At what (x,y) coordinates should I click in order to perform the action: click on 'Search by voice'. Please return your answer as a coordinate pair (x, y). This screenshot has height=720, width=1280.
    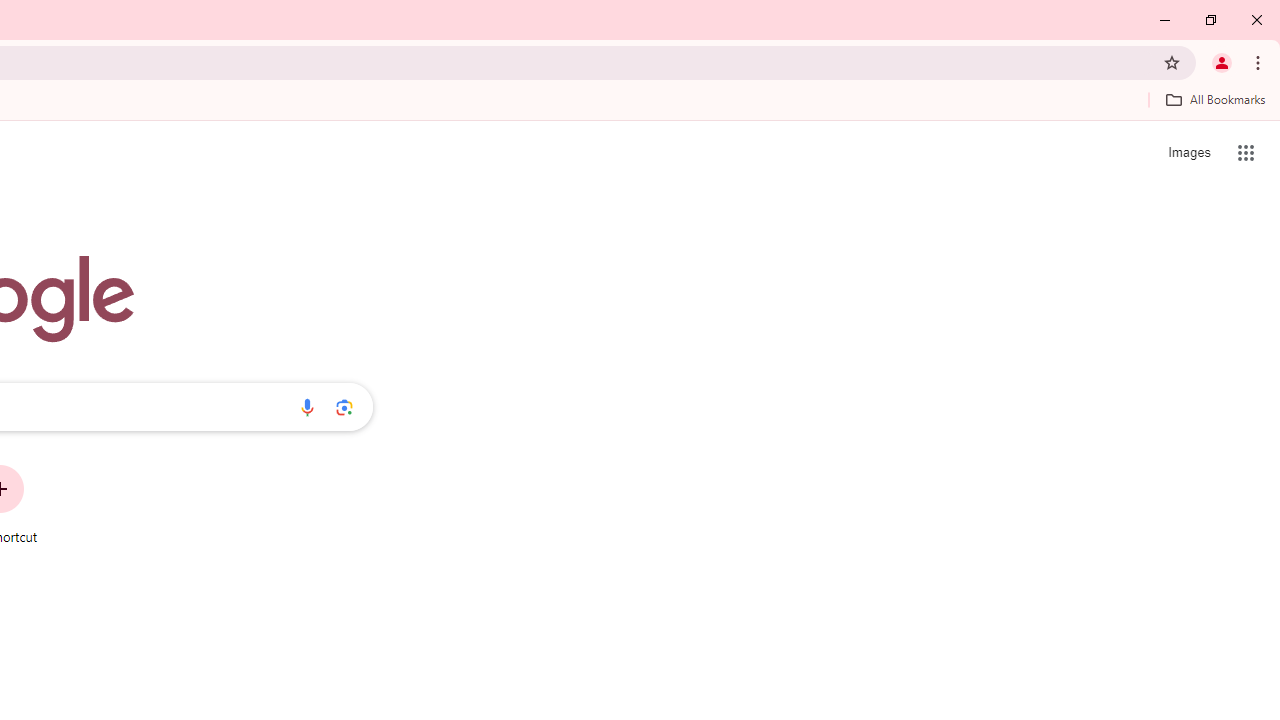
    Looking at the image, I should click on (306, 406).